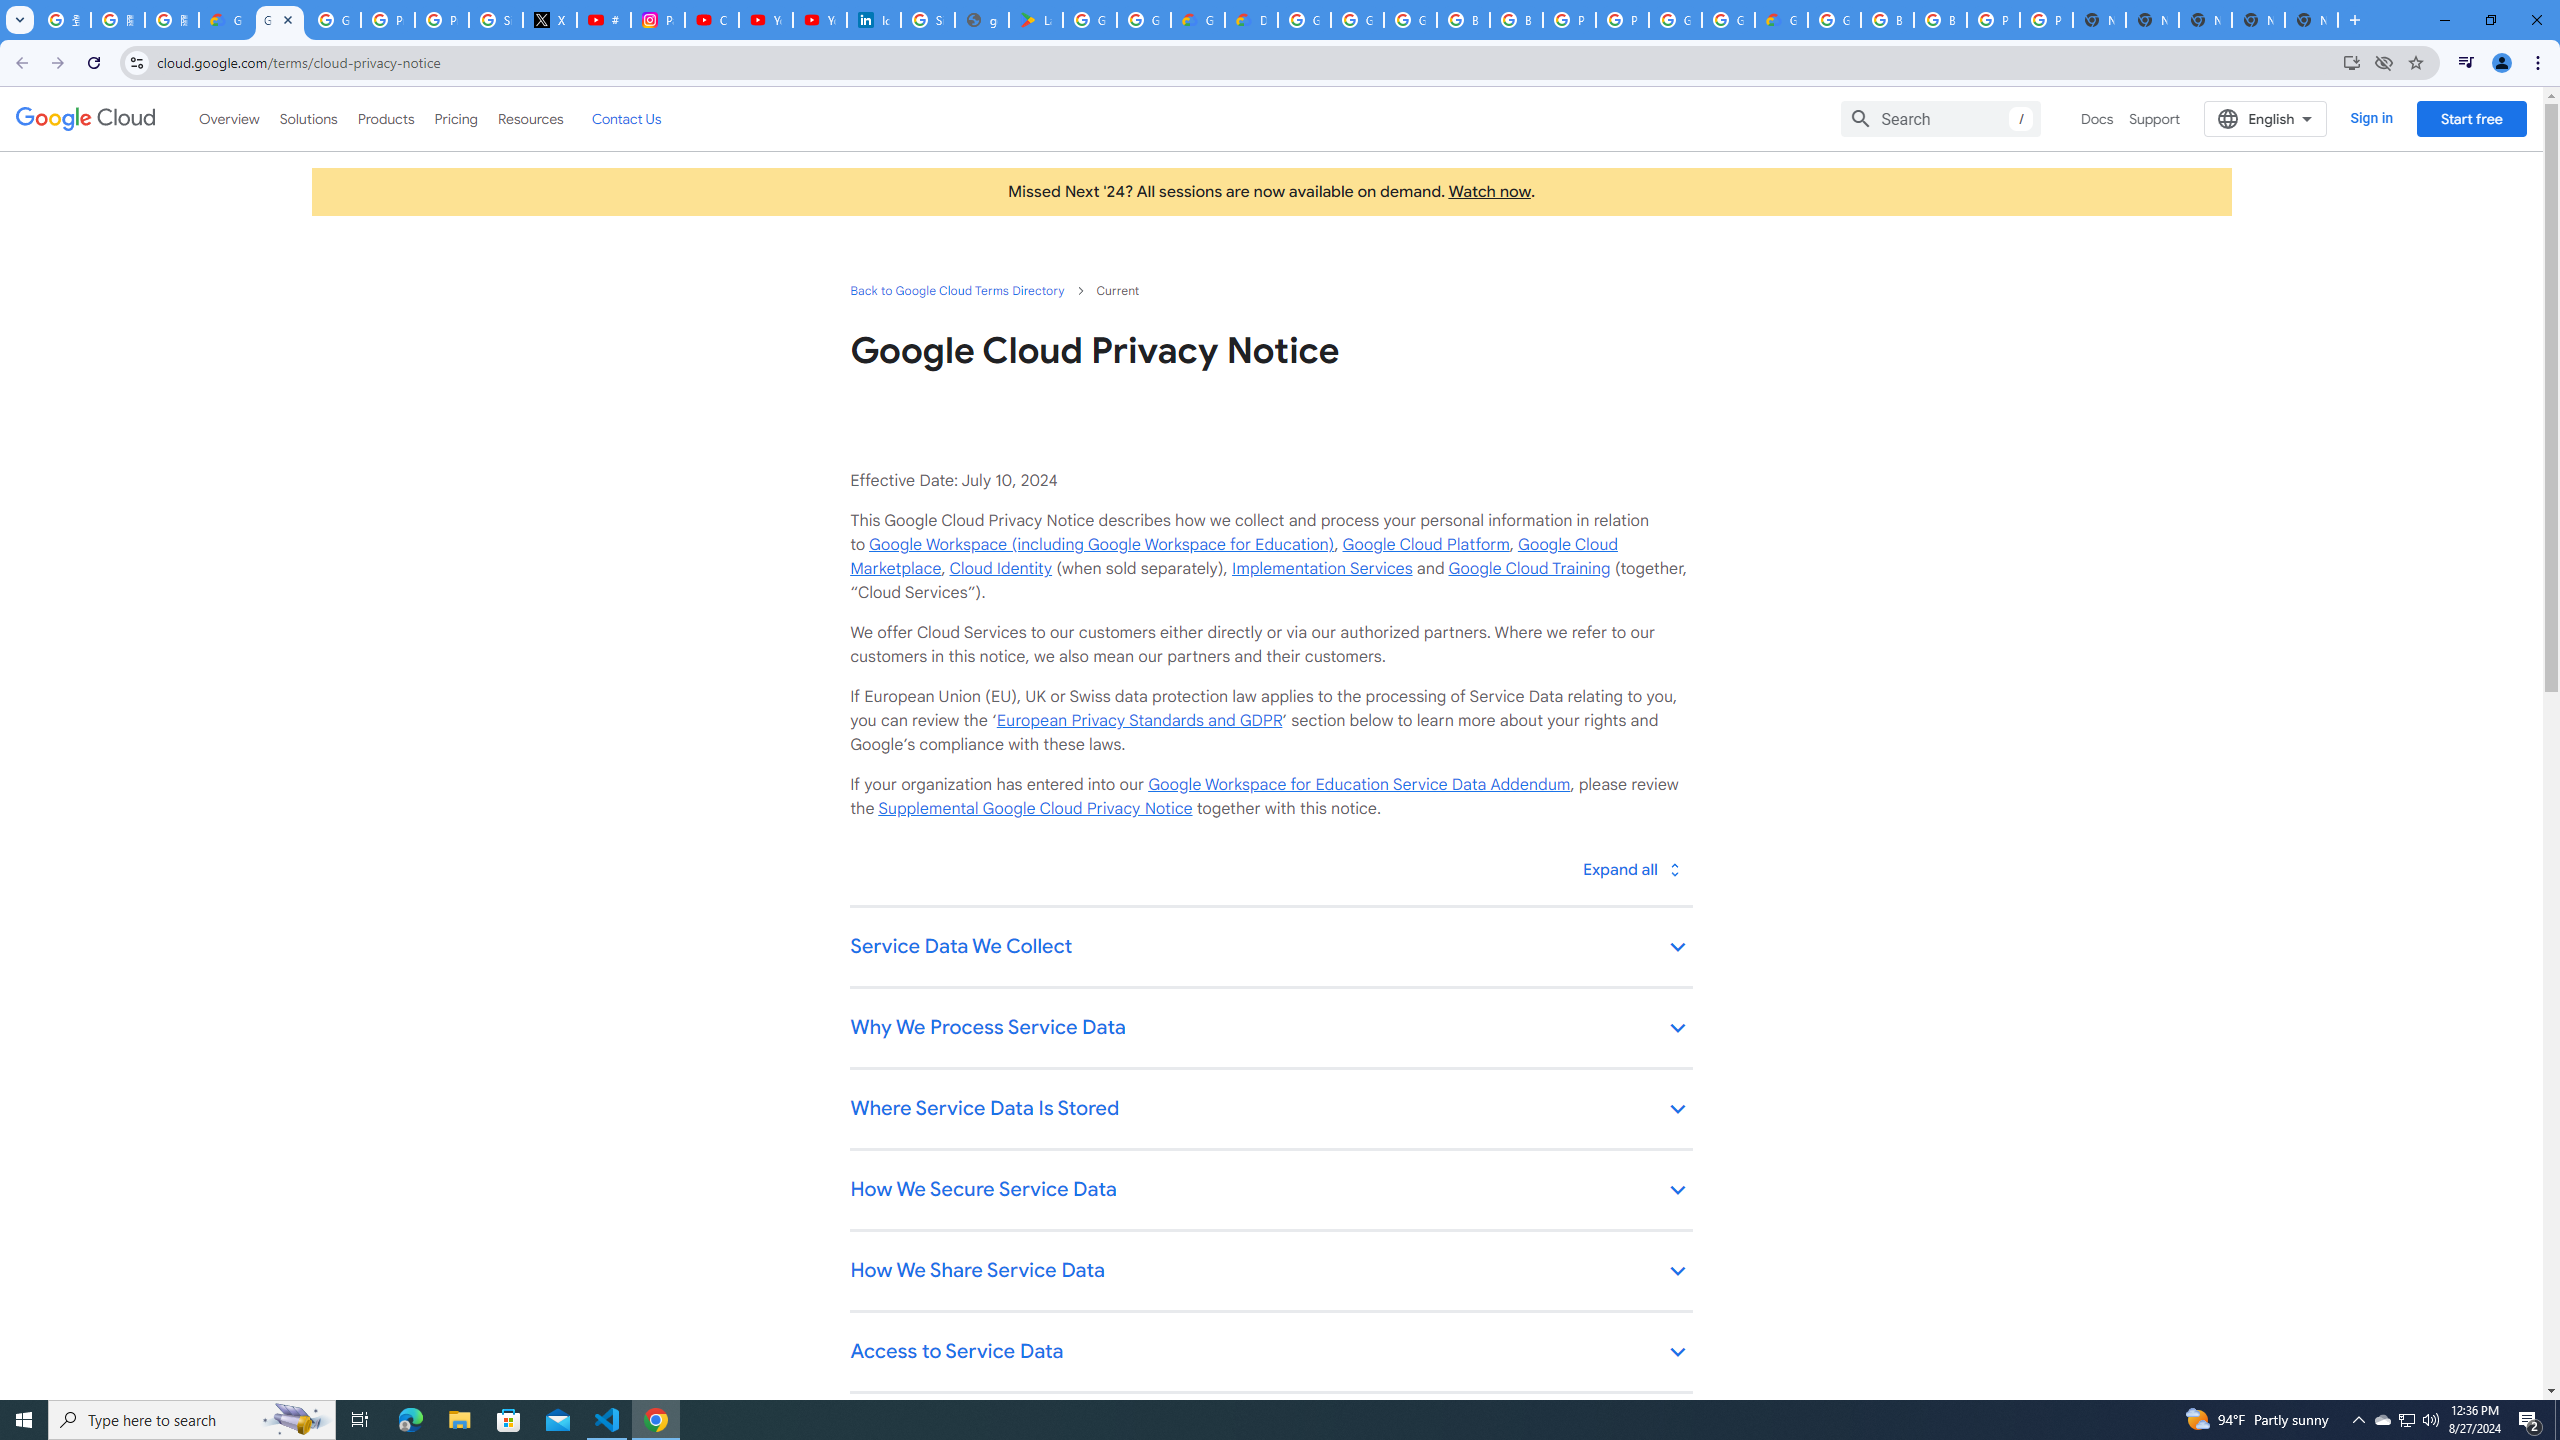 The width and height of the screenshot is (2560, 1440). I want to click on 'Start free', so click(2470, 118).